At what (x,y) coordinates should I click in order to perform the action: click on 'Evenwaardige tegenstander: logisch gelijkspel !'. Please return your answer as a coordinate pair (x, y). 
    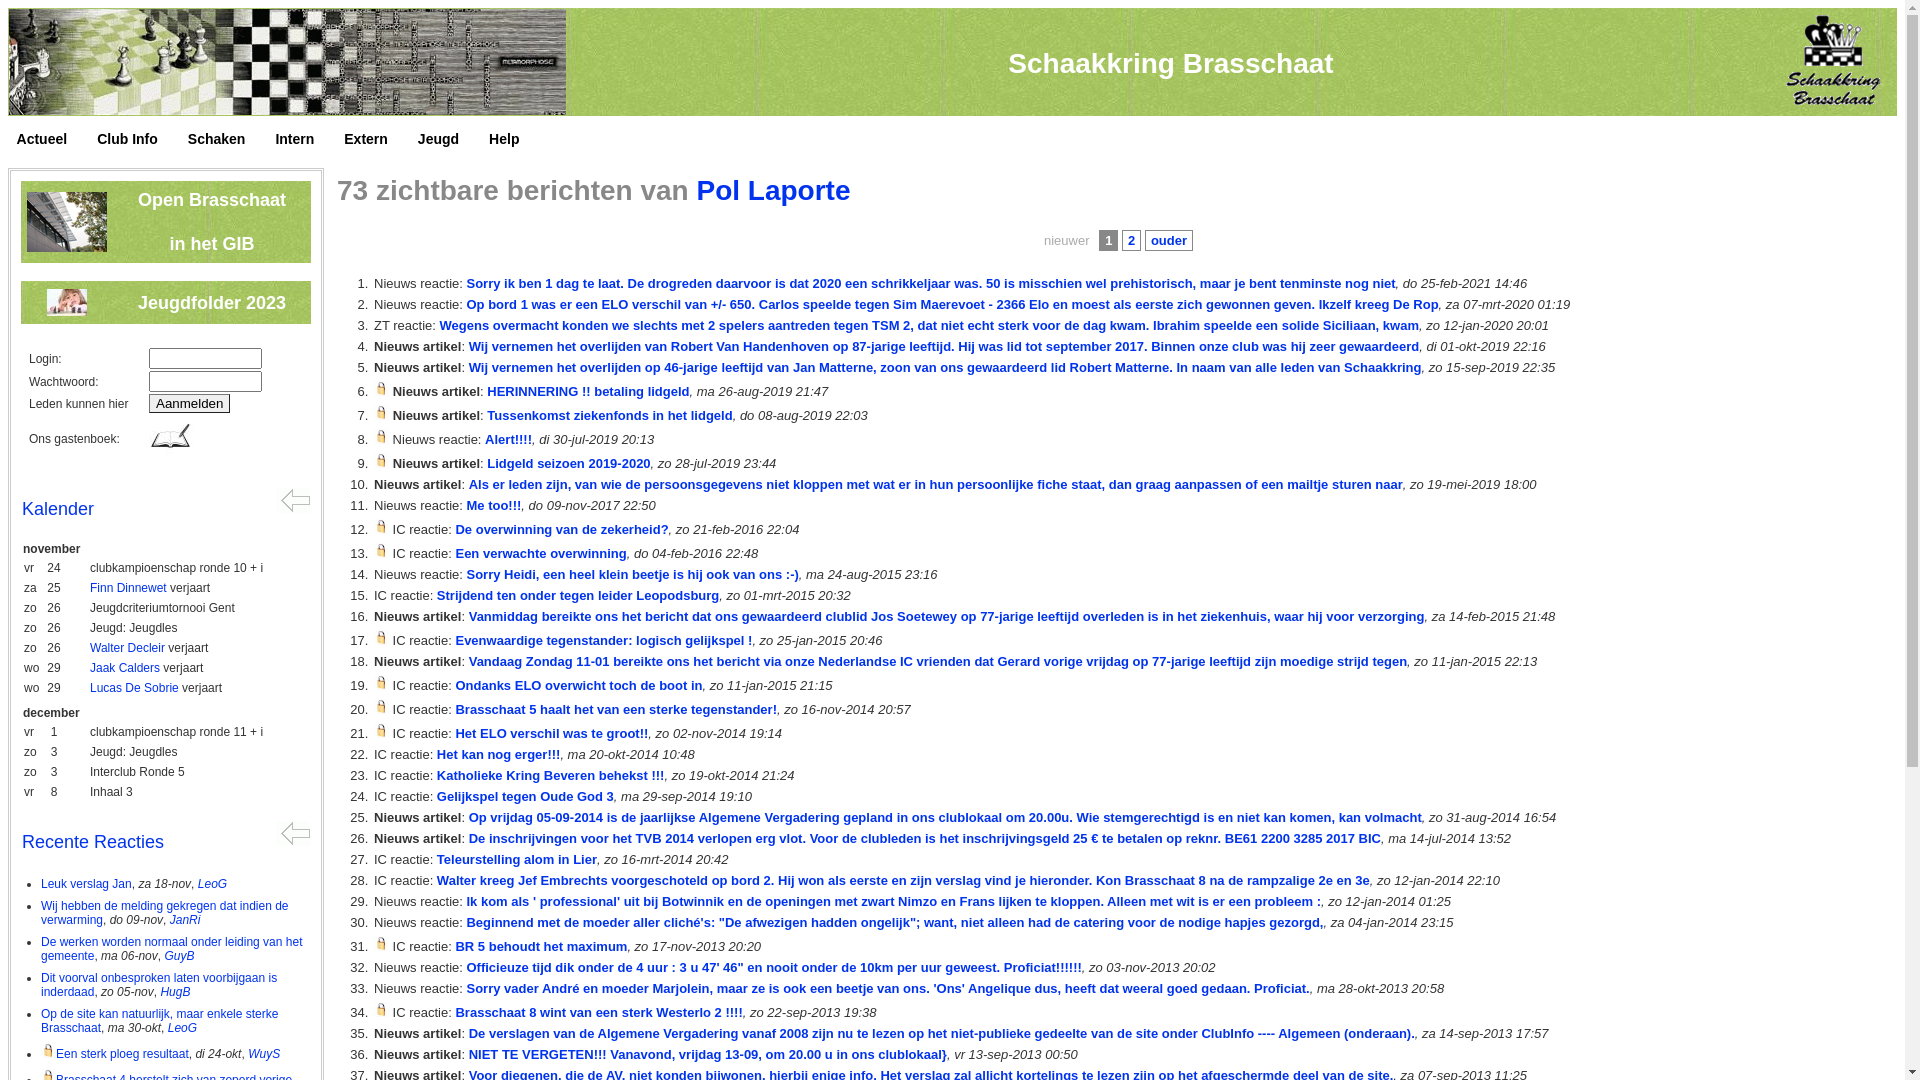
    Looking at the image, I should click on (602, 640).